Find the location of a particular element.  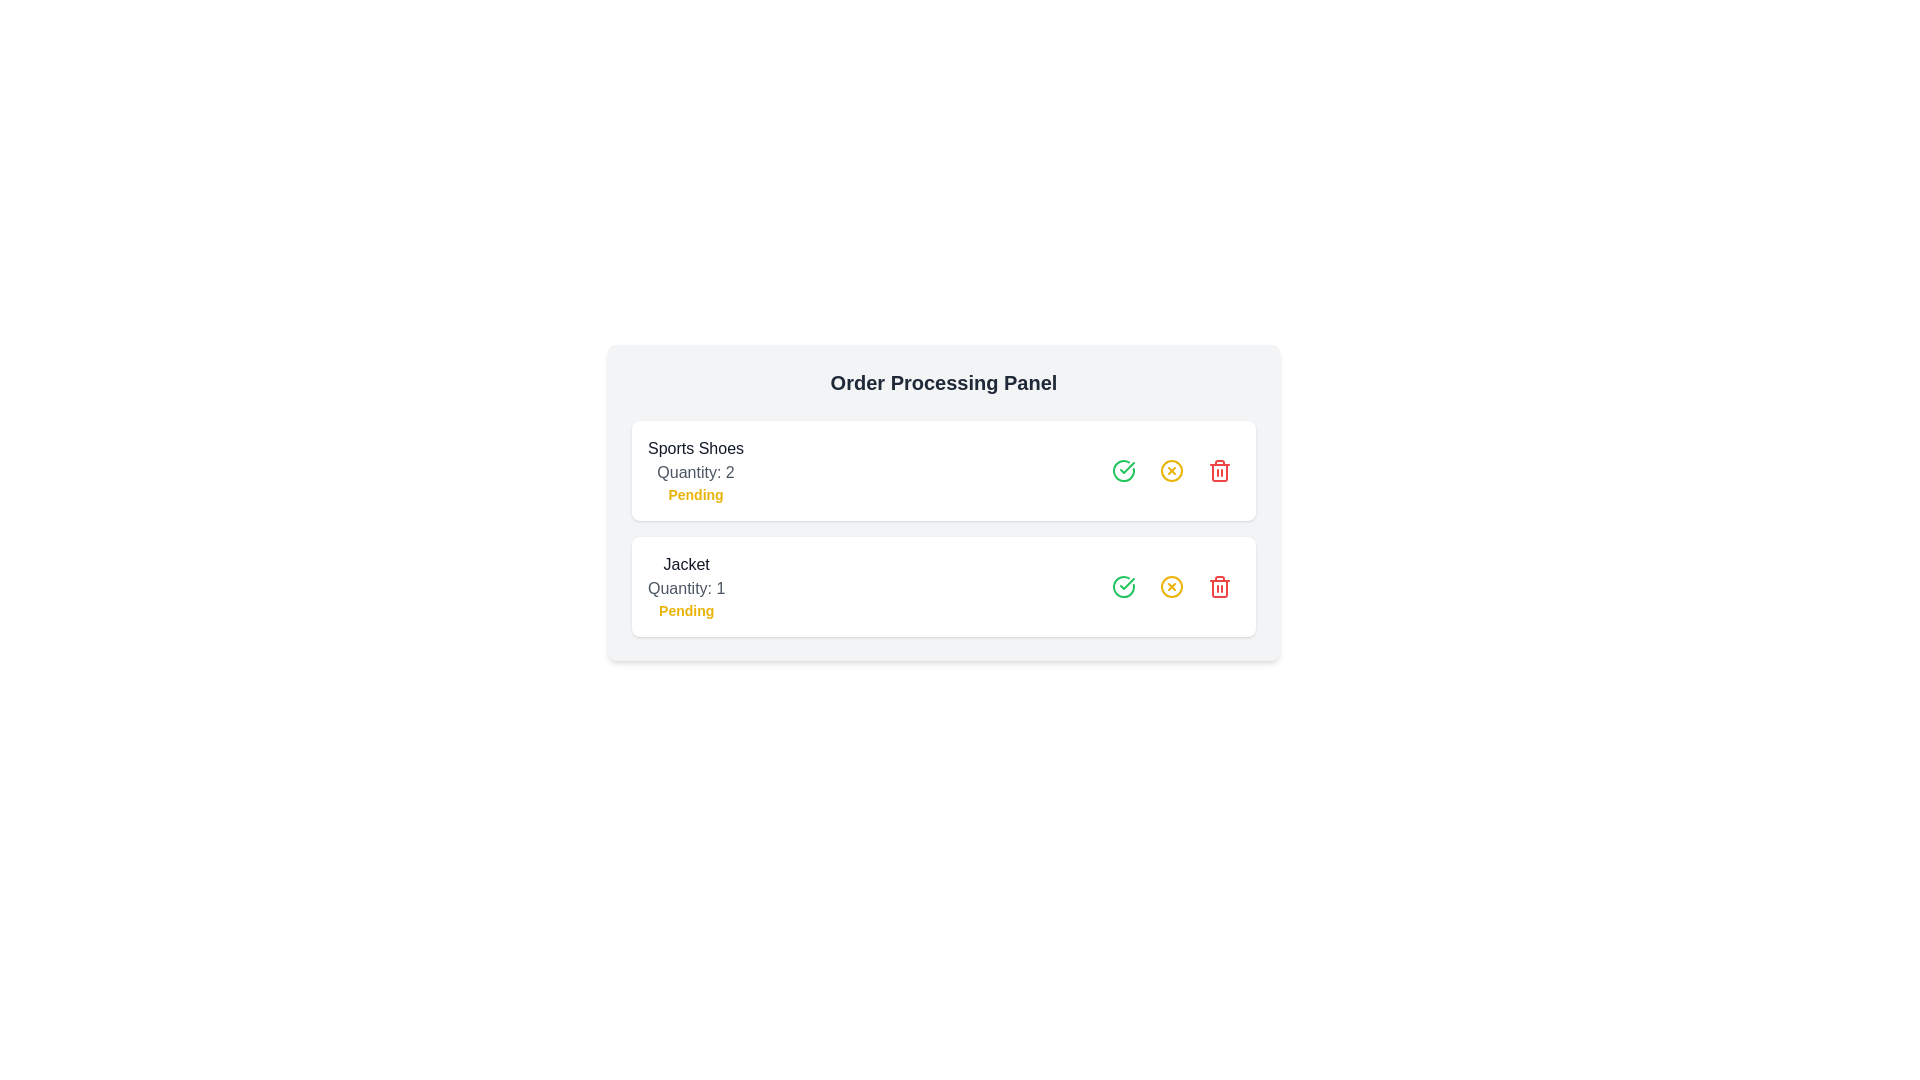

the circled 'X' icon located in the 'Order Processing Panel' is located at coordinates (1171, 470).